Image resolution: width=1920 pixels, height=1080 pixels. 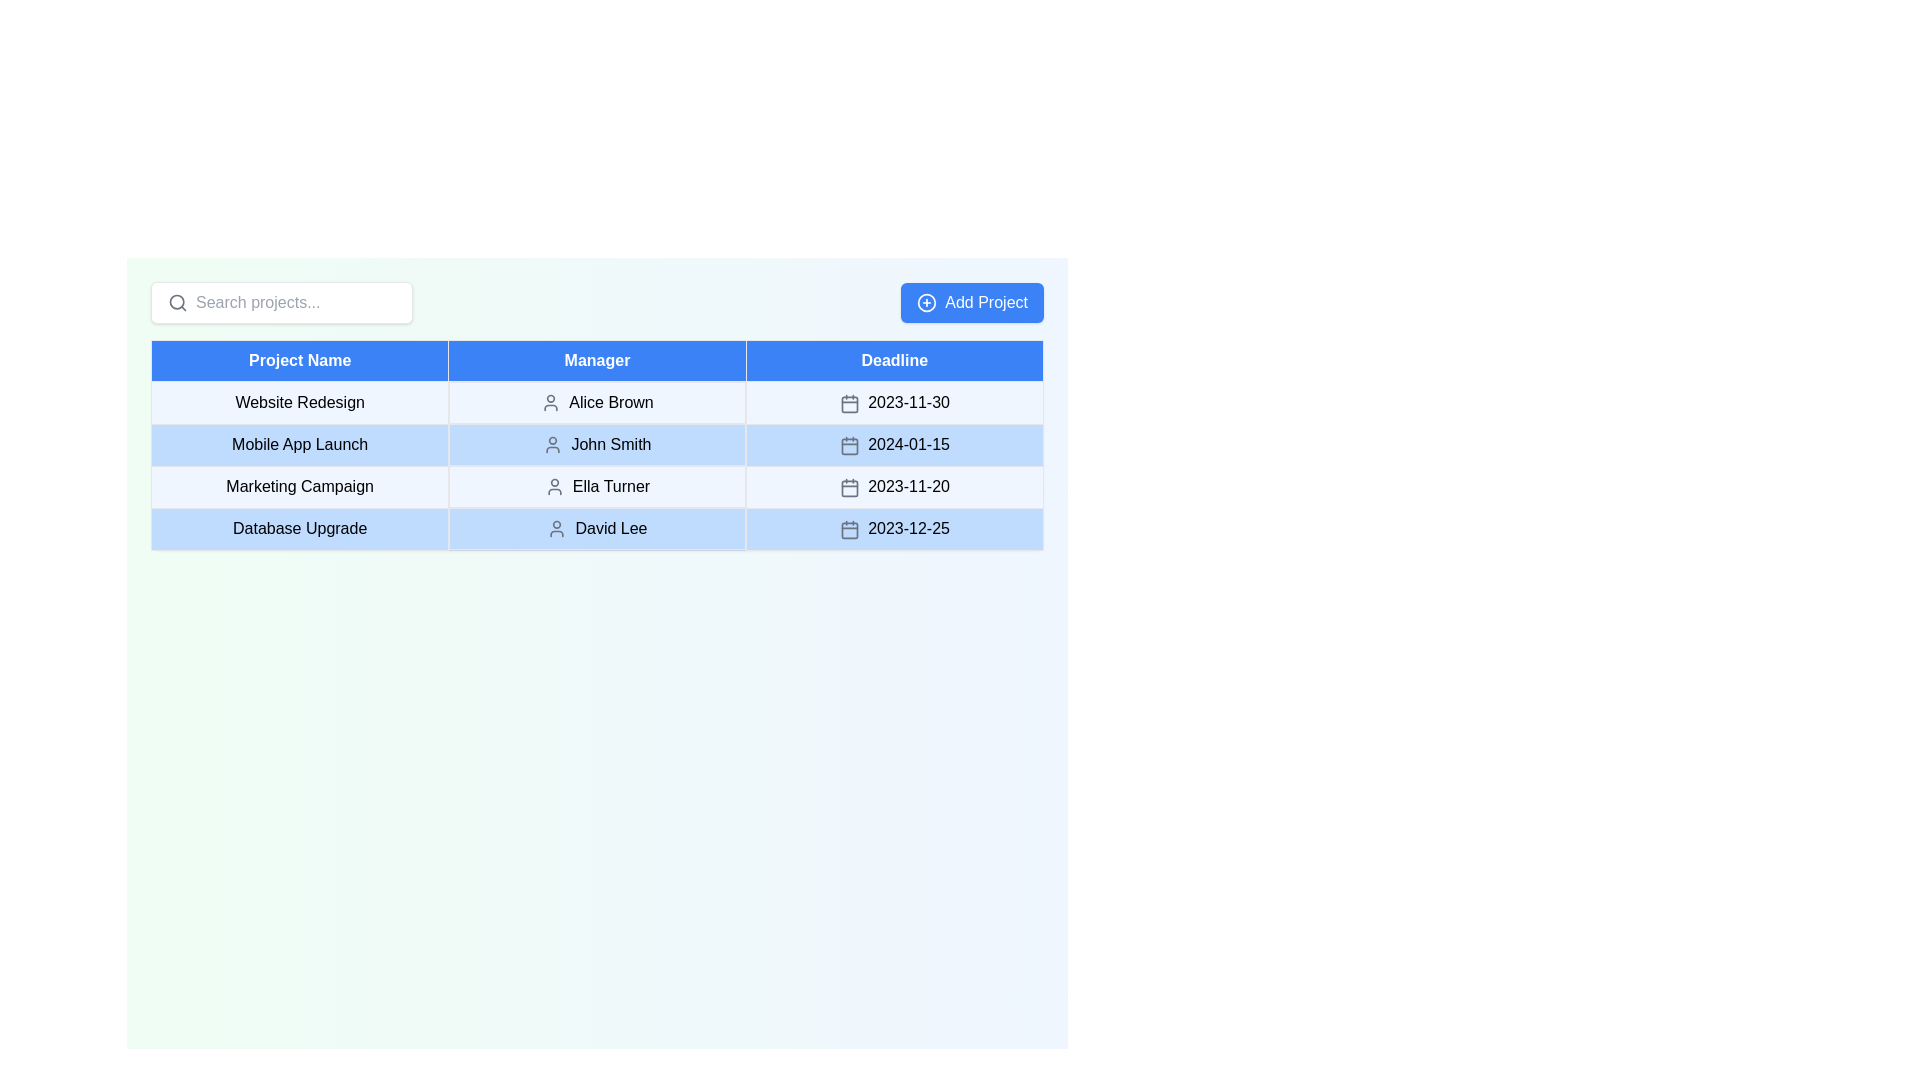 I want to click on the text block displaying 'Website Redesign' located in the first column of the second row under the 'Project Name' header, so click(x=299, y=402).